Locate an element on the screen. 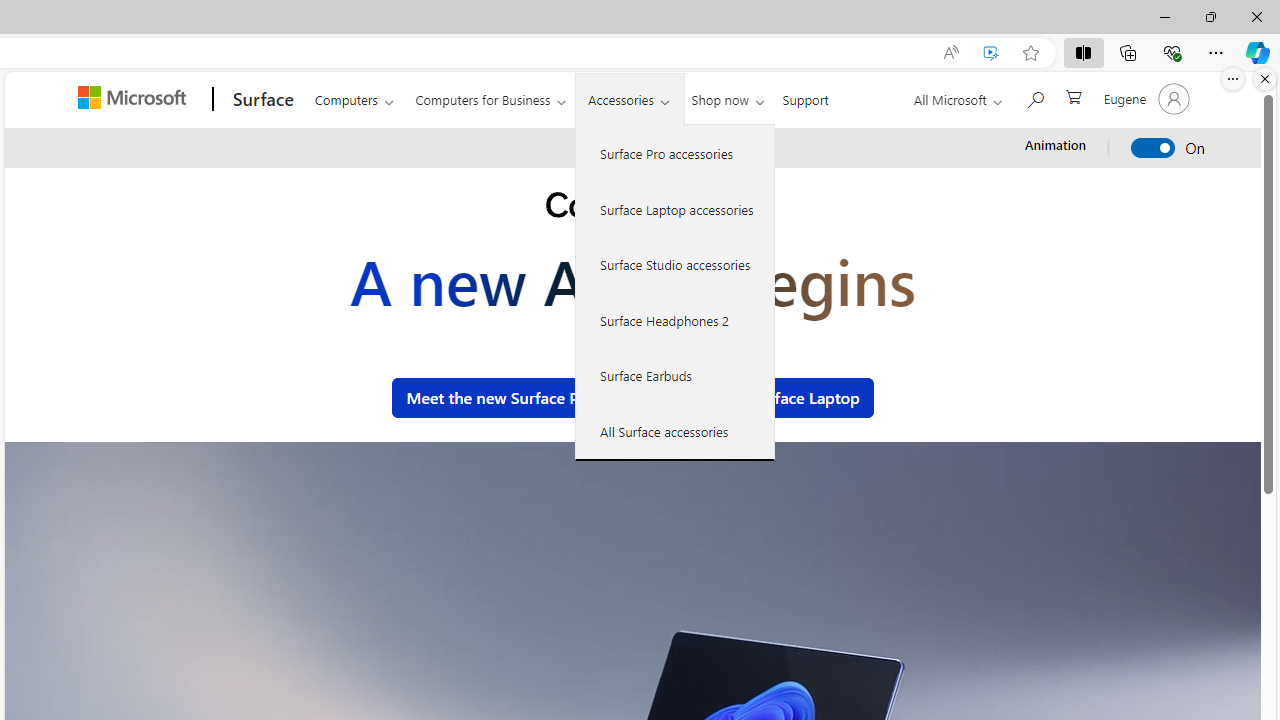 The image size is (1280, 720). 'Support' is located at coordinates (805, 96).